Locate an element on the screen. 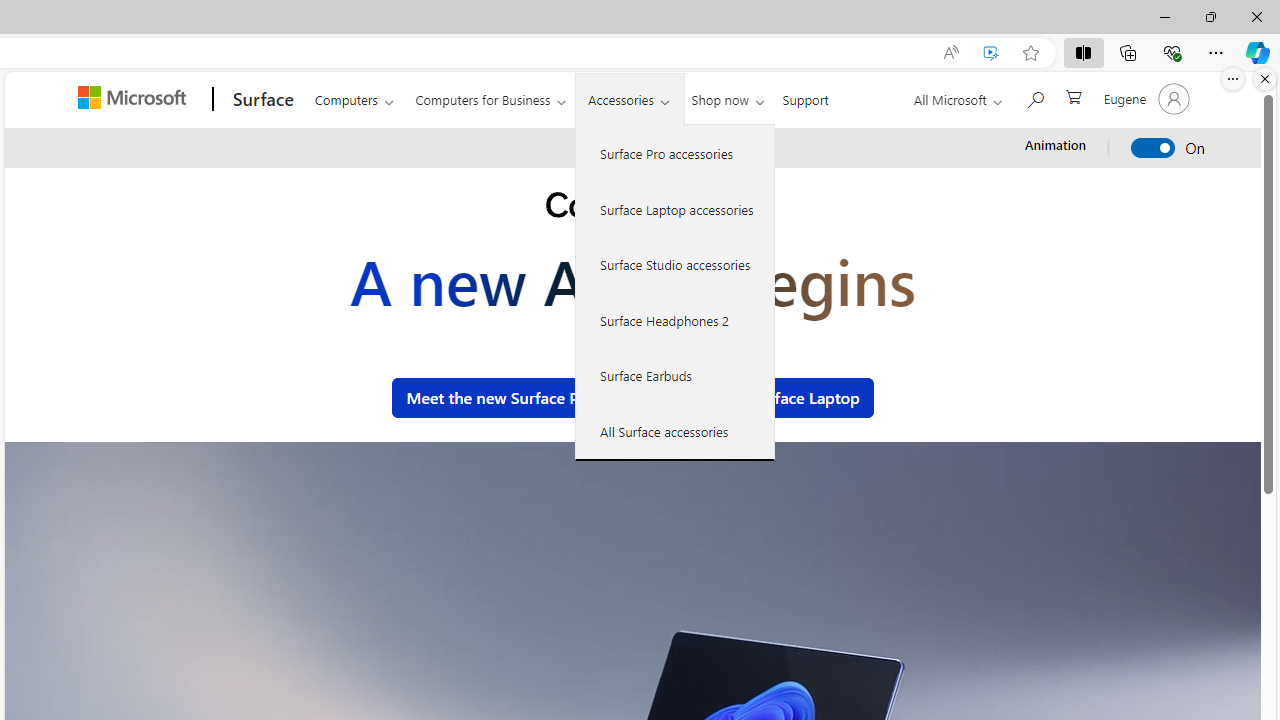 The image size is (1280, 720). 'Support' is located at coordinates (805, 96).